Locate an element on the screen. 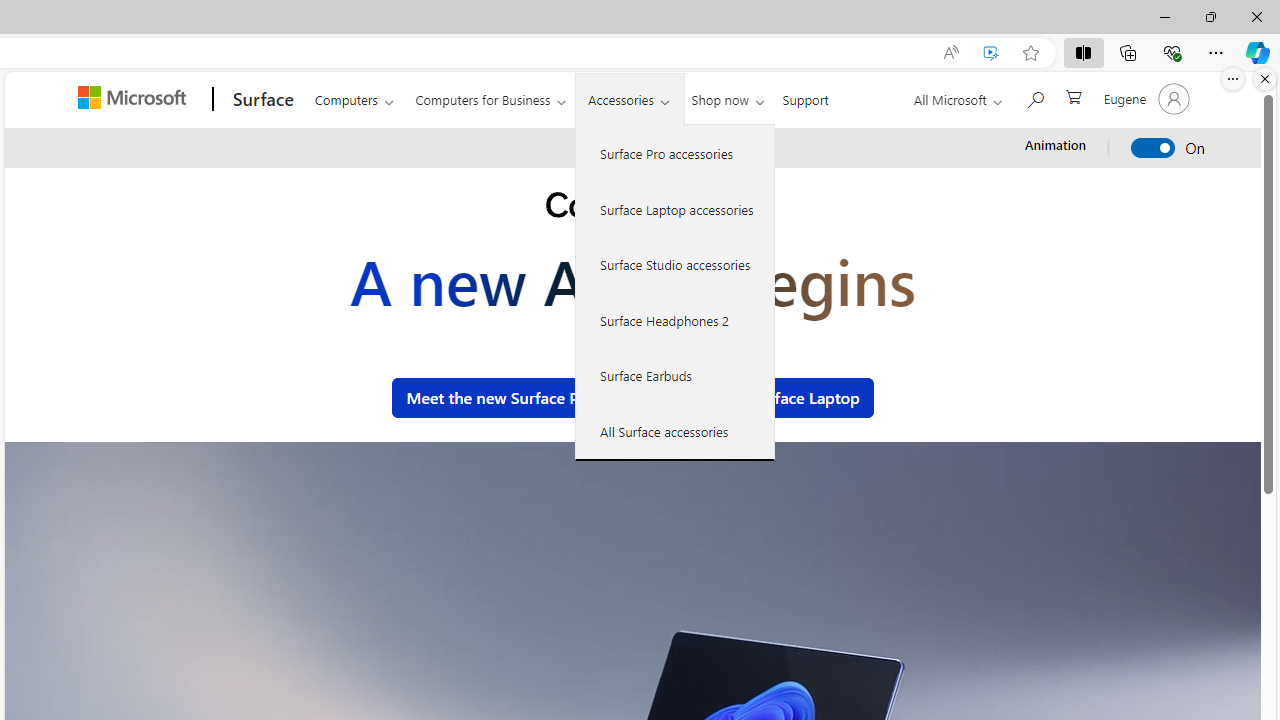 The image size is (1280, 720). 'Support' is located at coordinates (805, 96).